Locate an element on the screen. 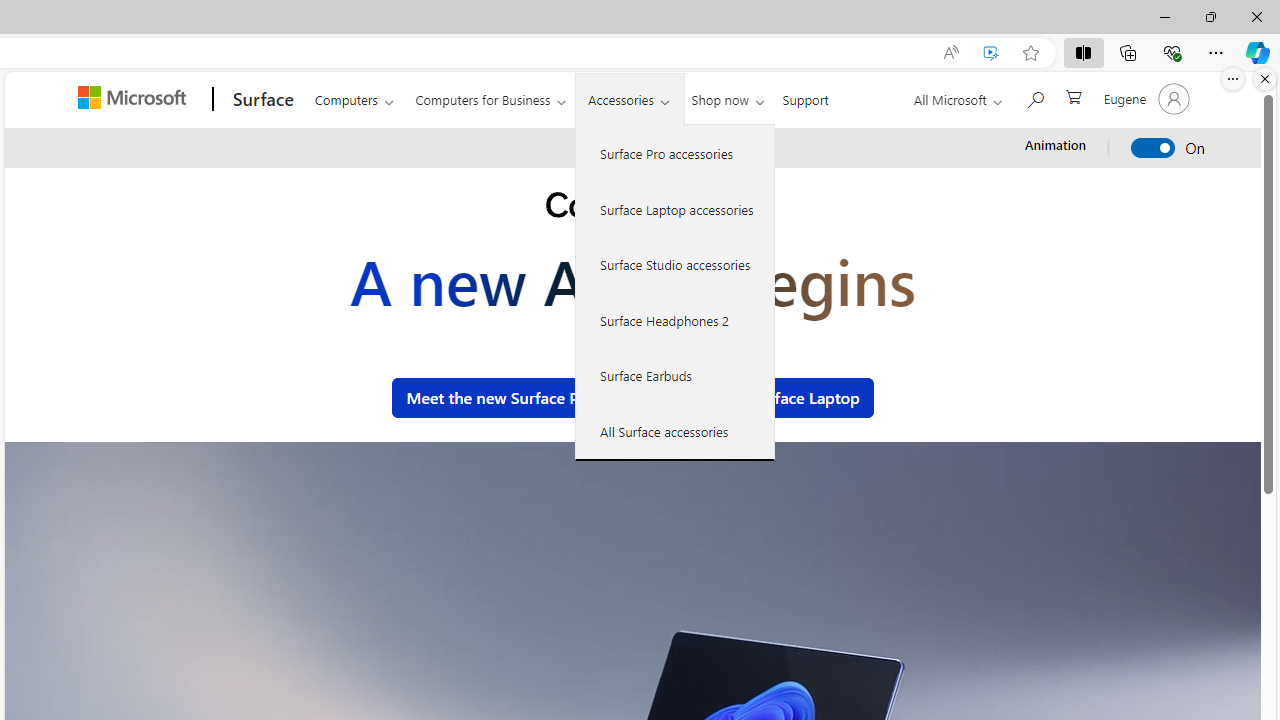 The image size is (1280, 720). 'Support' is located at coordinates (805, 96).